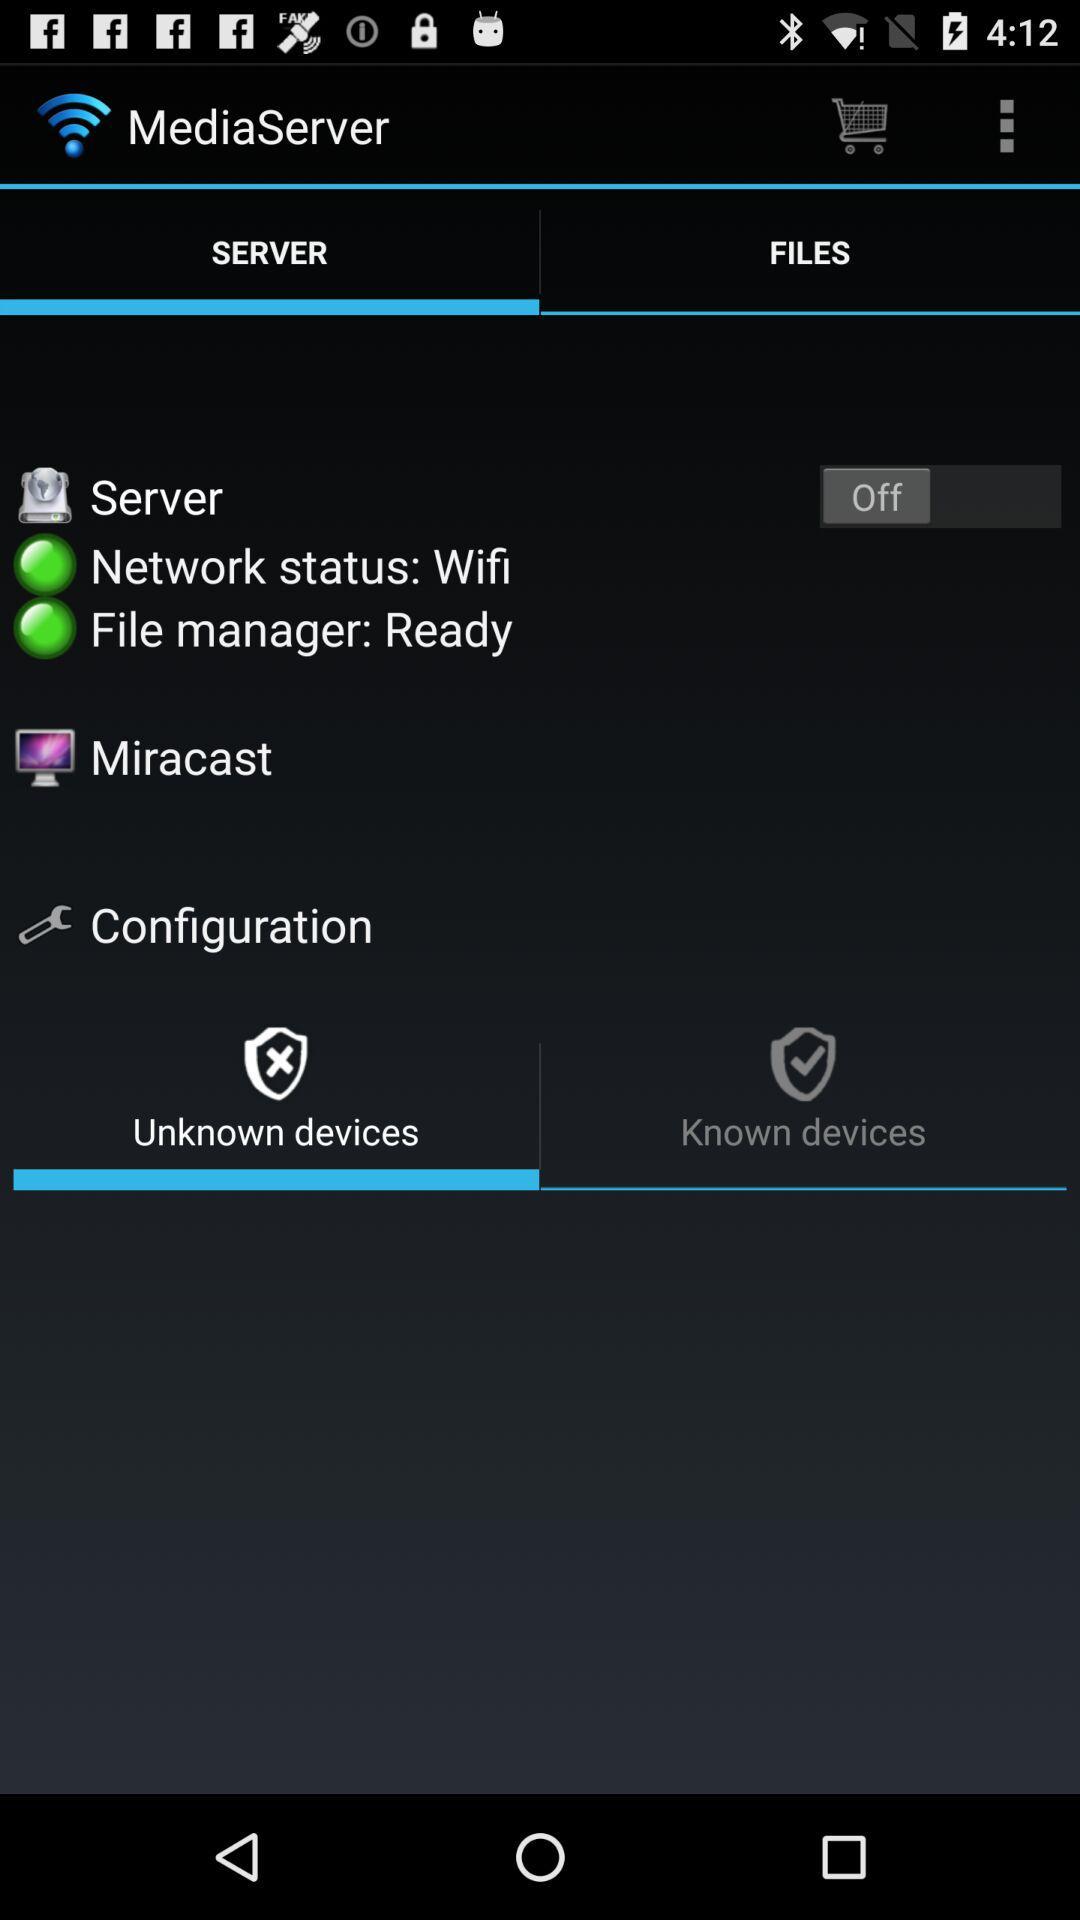 Image resolution: width=1080 pixels, height=1920 pixels. I want to click on icon above server, so click(1006, 124).